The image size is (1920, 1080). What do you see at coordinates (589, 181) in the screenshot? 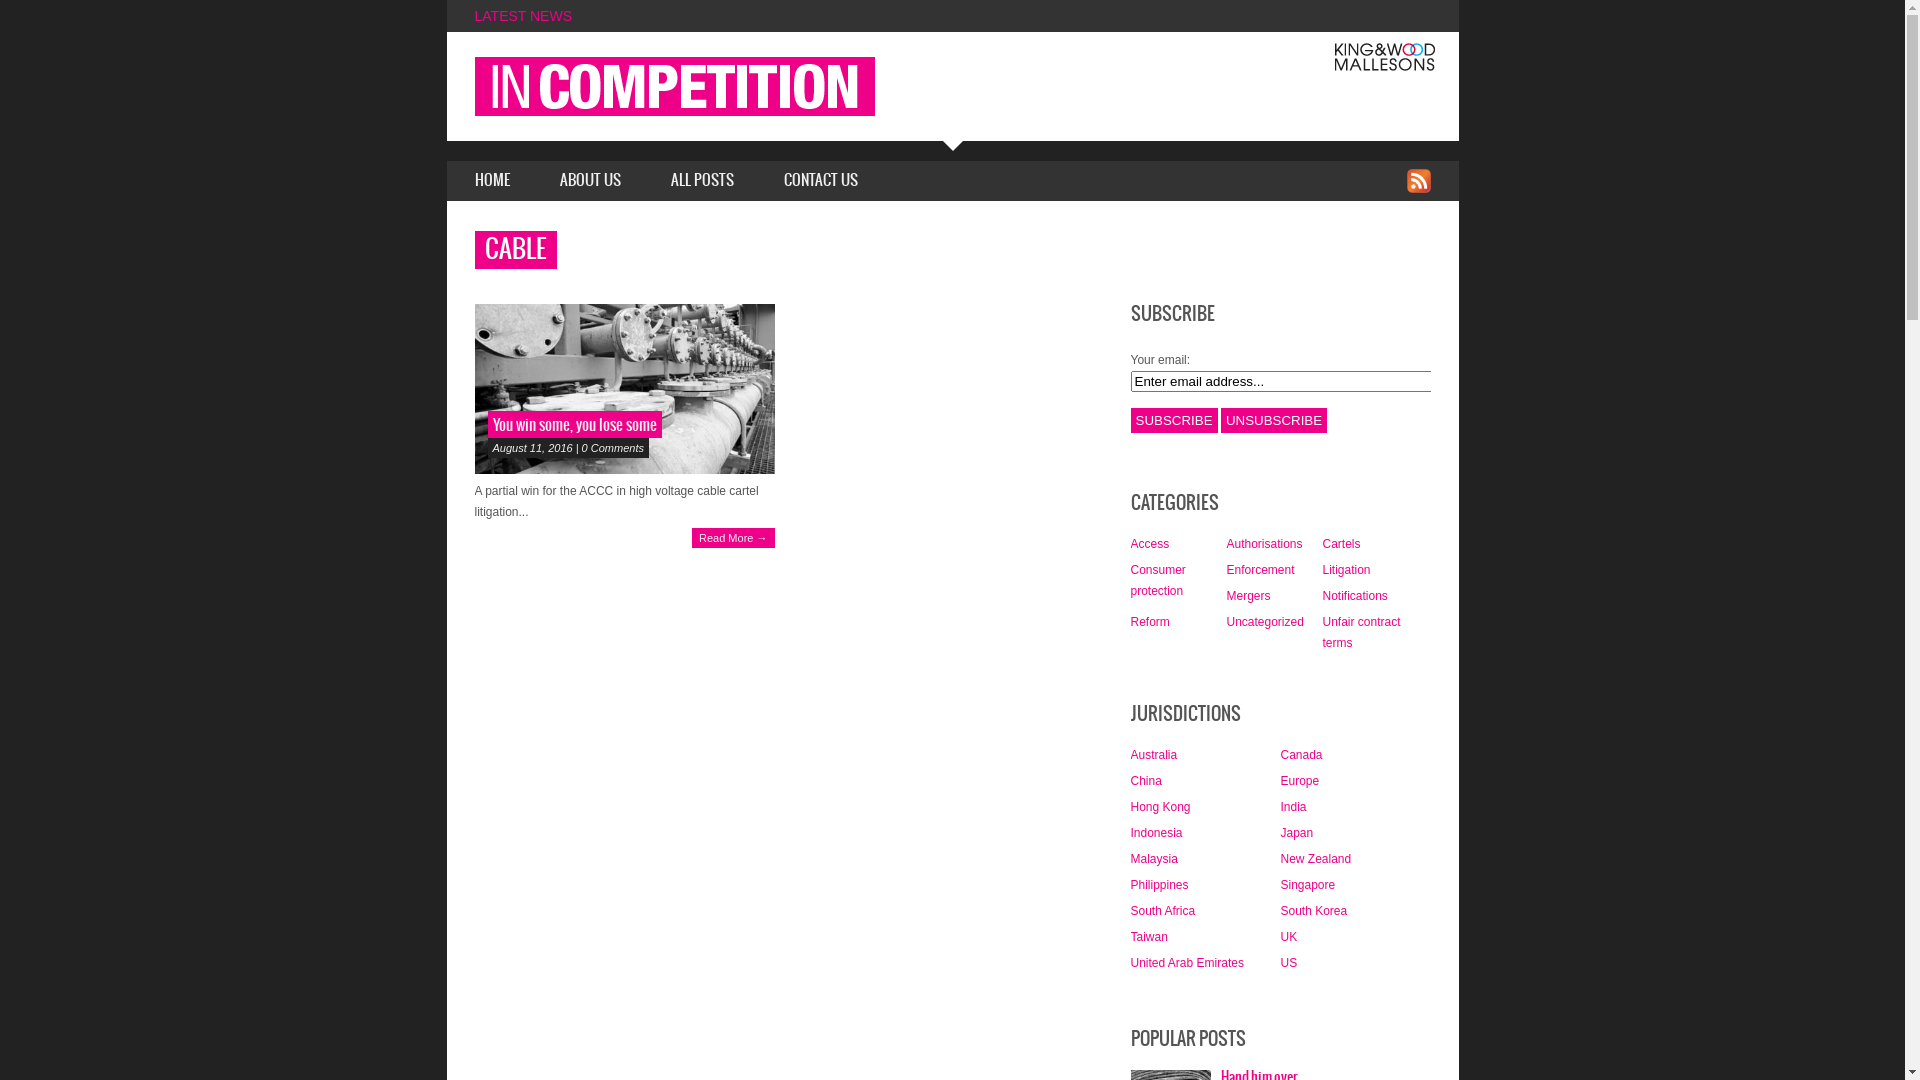
I see `'ABOUT US'` at bounding box center [589, 181].